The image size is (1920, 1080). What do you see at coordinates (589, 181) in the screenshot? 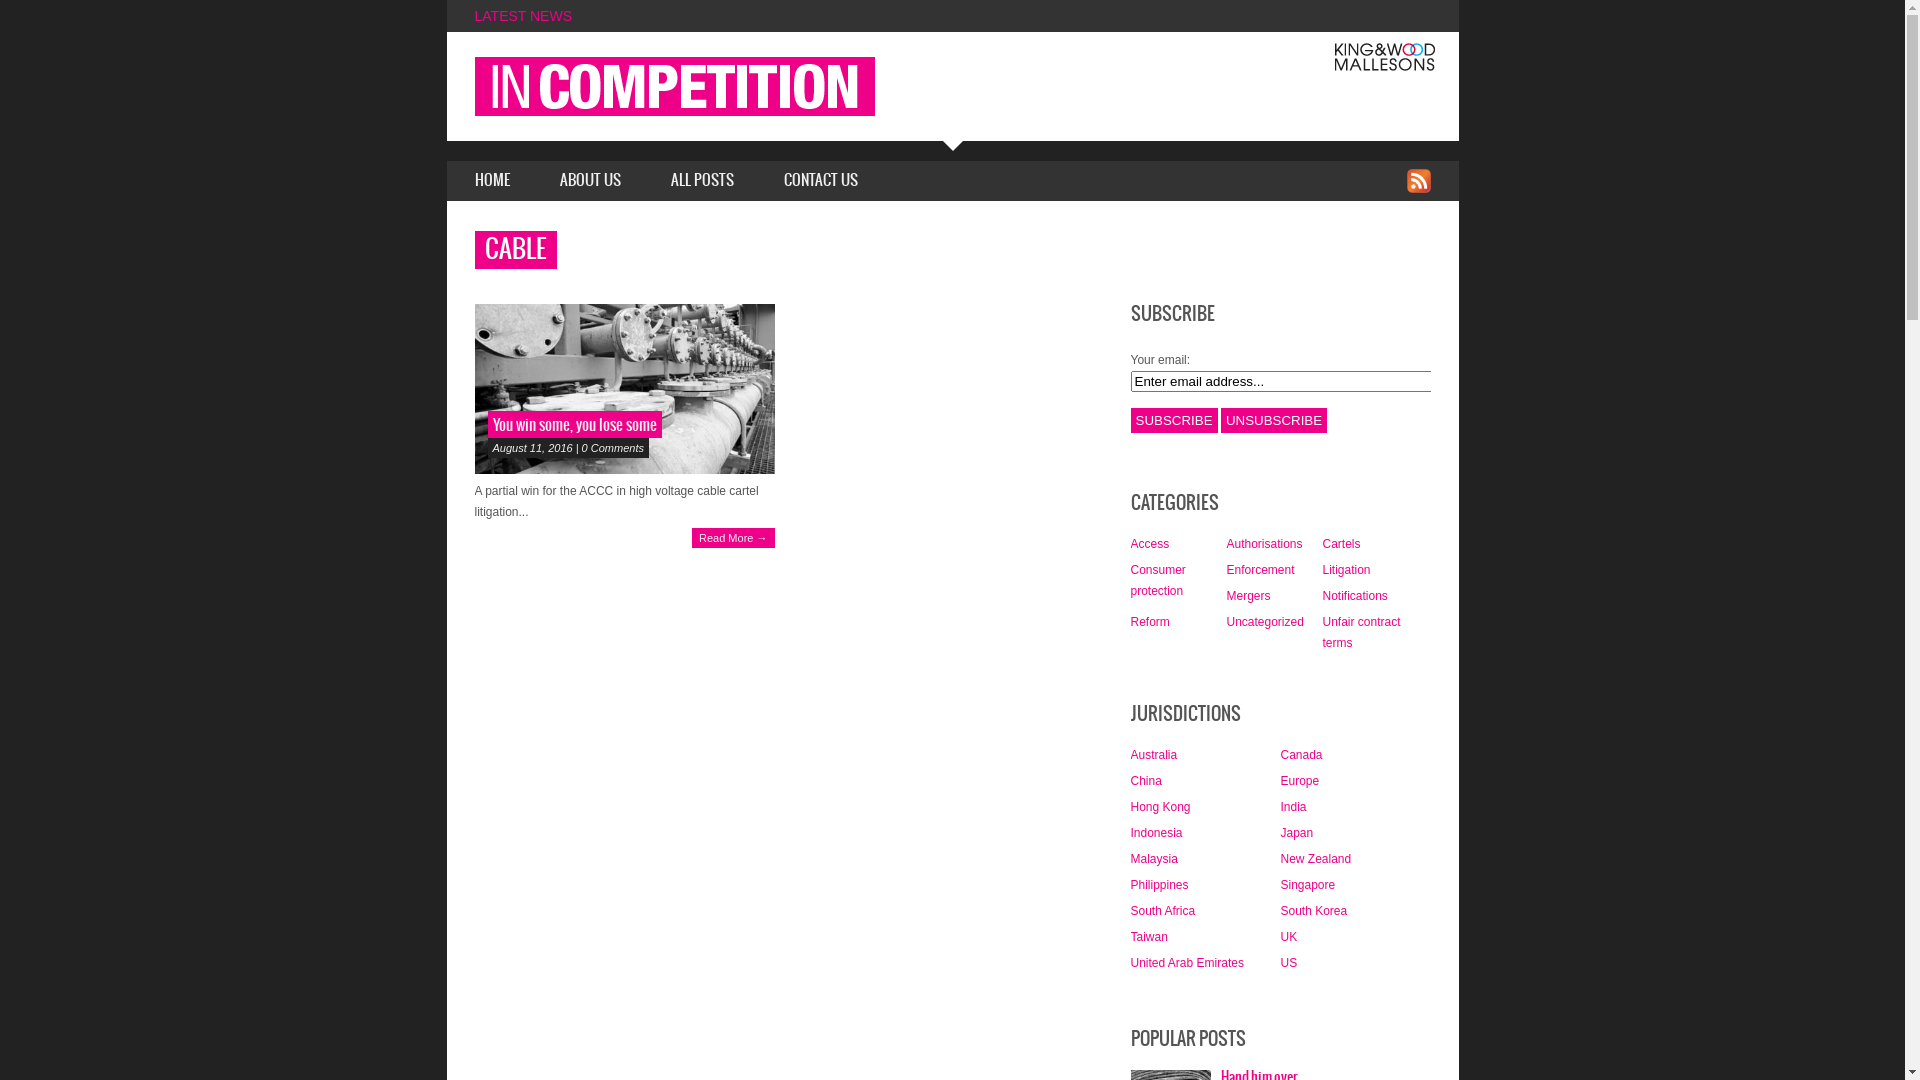
I see `'ABOUT US'` at bounding box center [589, 181].